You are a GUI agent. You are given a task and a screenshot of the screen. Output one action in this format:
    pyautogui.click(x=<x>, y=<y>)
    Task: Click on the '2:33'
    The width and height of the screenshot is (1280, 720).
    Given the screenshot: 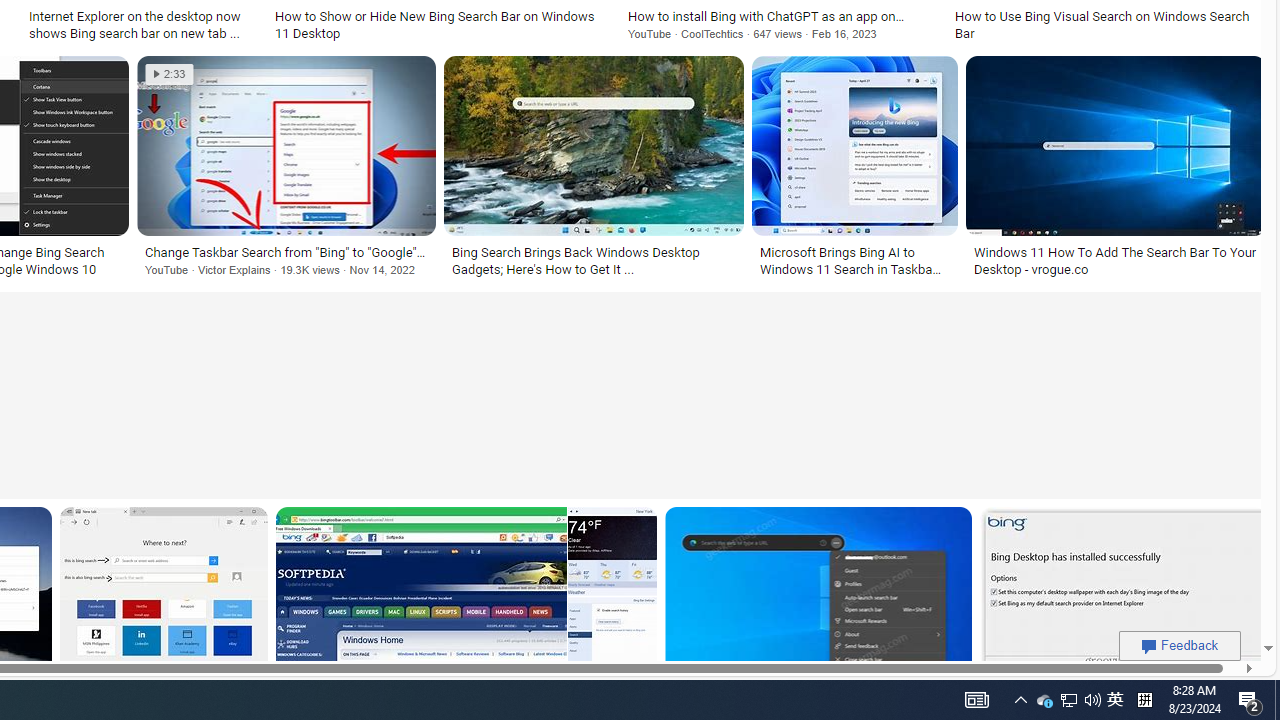 What is the action you would take?
    pyautogui.click(x=169, y=73)
    